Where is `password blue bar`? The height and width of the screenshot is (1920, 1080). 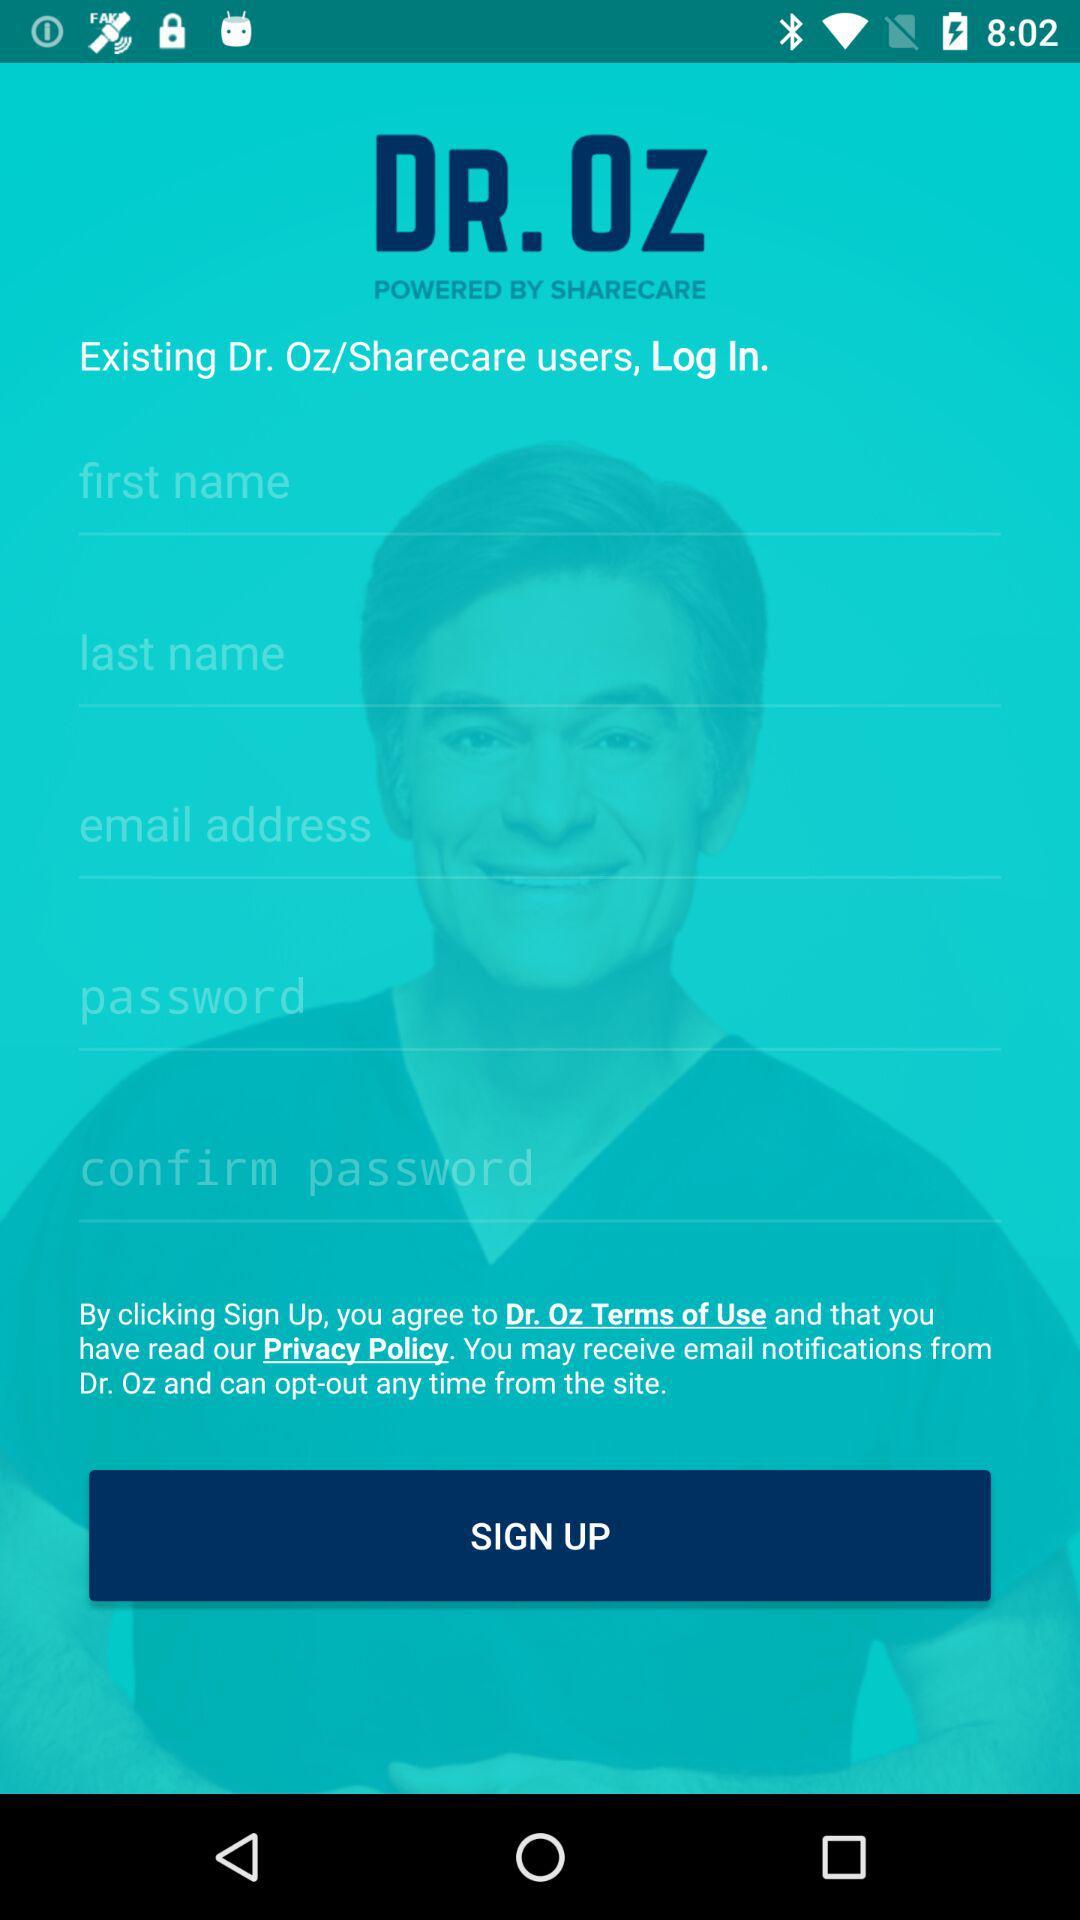 password blue bar is located at coordinates (540, 989).